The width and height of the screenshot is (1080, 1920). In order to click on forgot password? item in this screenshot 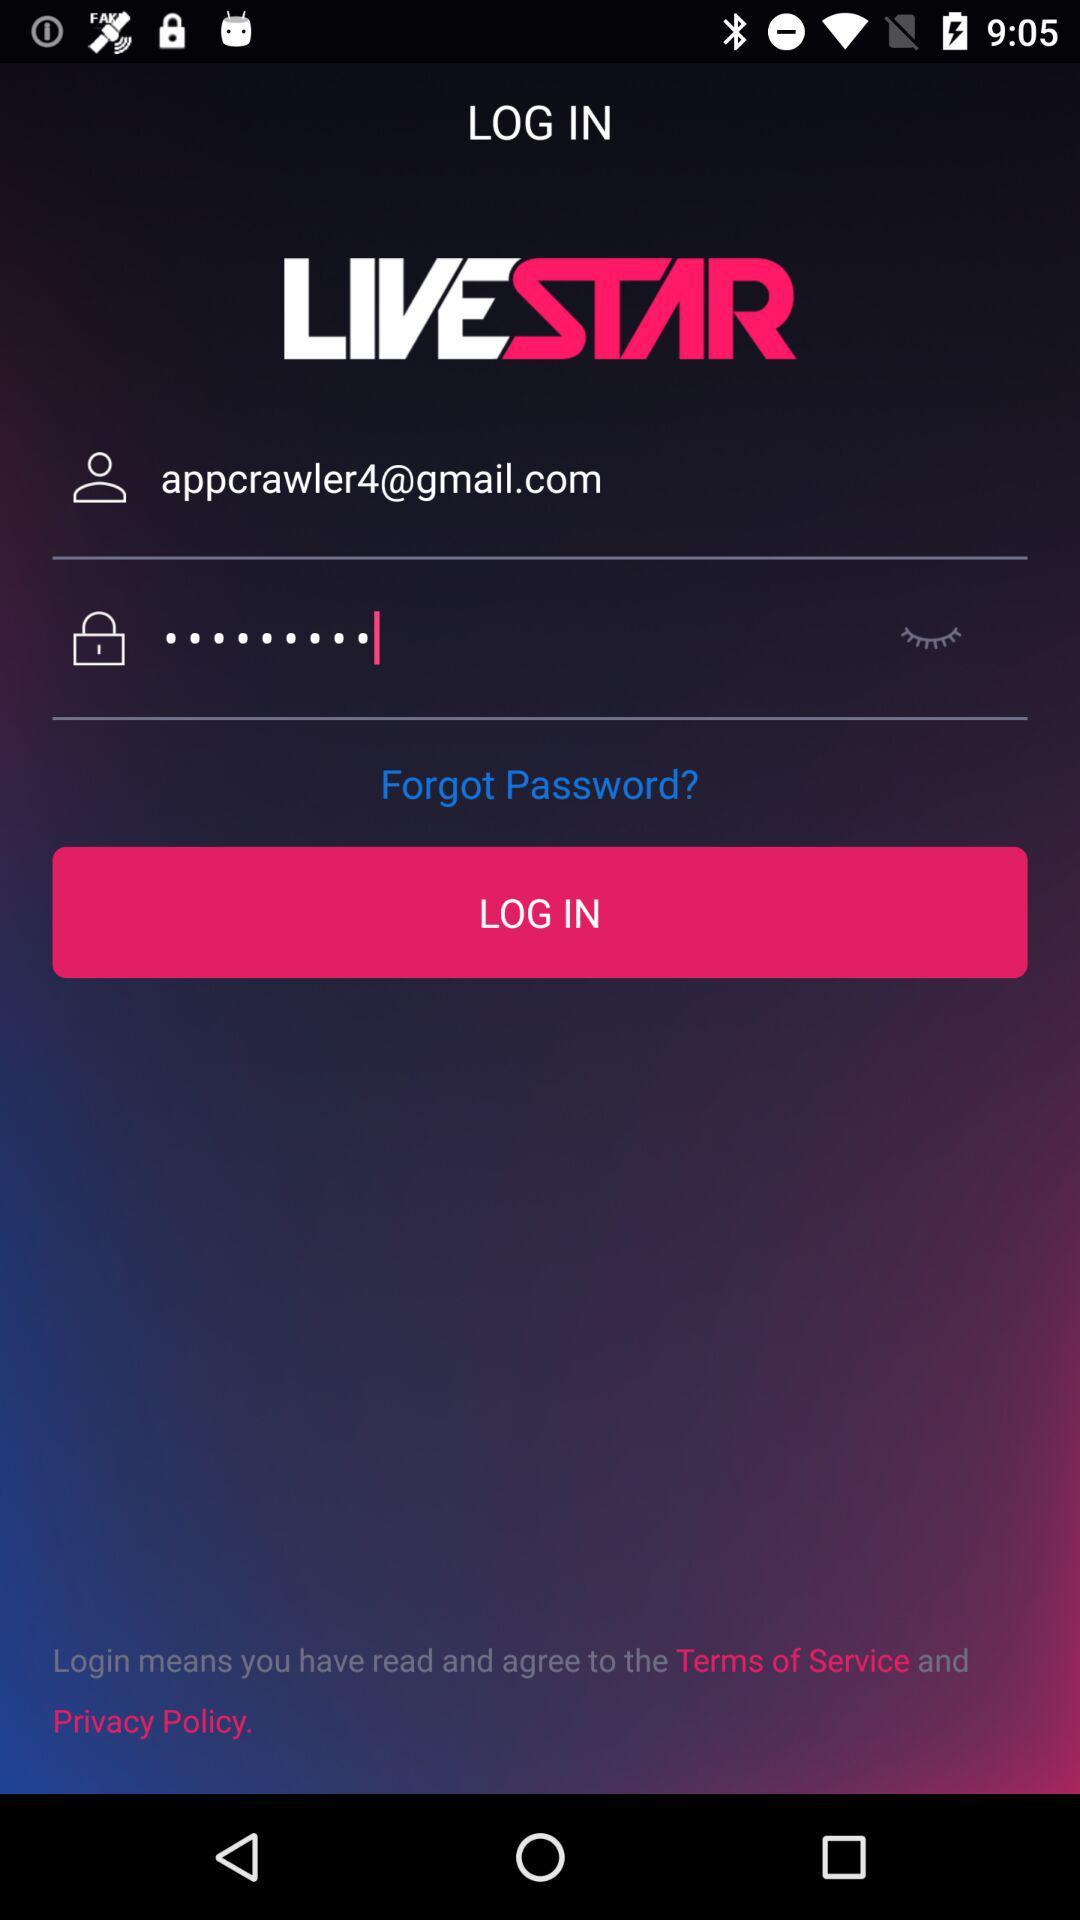, I will do `click(538, 782)`.